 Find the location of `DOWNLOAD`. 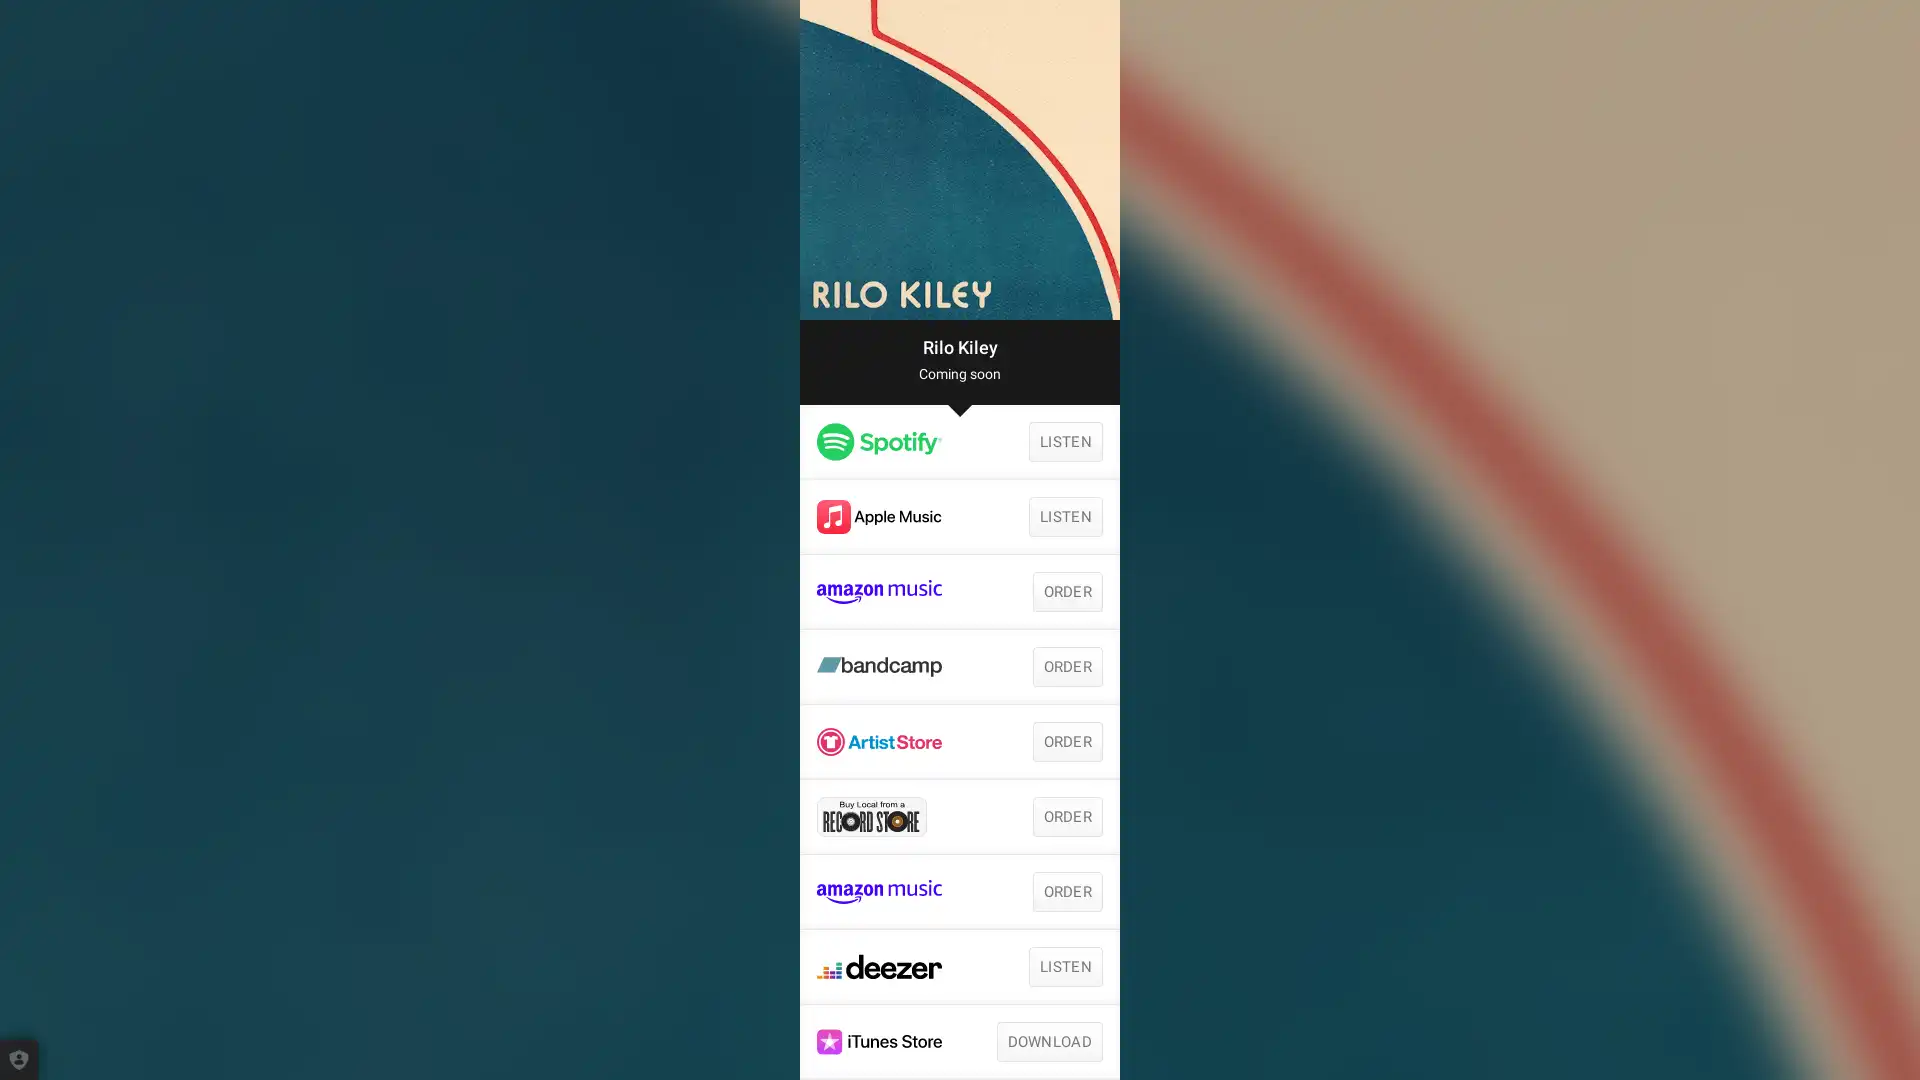

DOWNLOAD is located at coordinates (1048, 1040).